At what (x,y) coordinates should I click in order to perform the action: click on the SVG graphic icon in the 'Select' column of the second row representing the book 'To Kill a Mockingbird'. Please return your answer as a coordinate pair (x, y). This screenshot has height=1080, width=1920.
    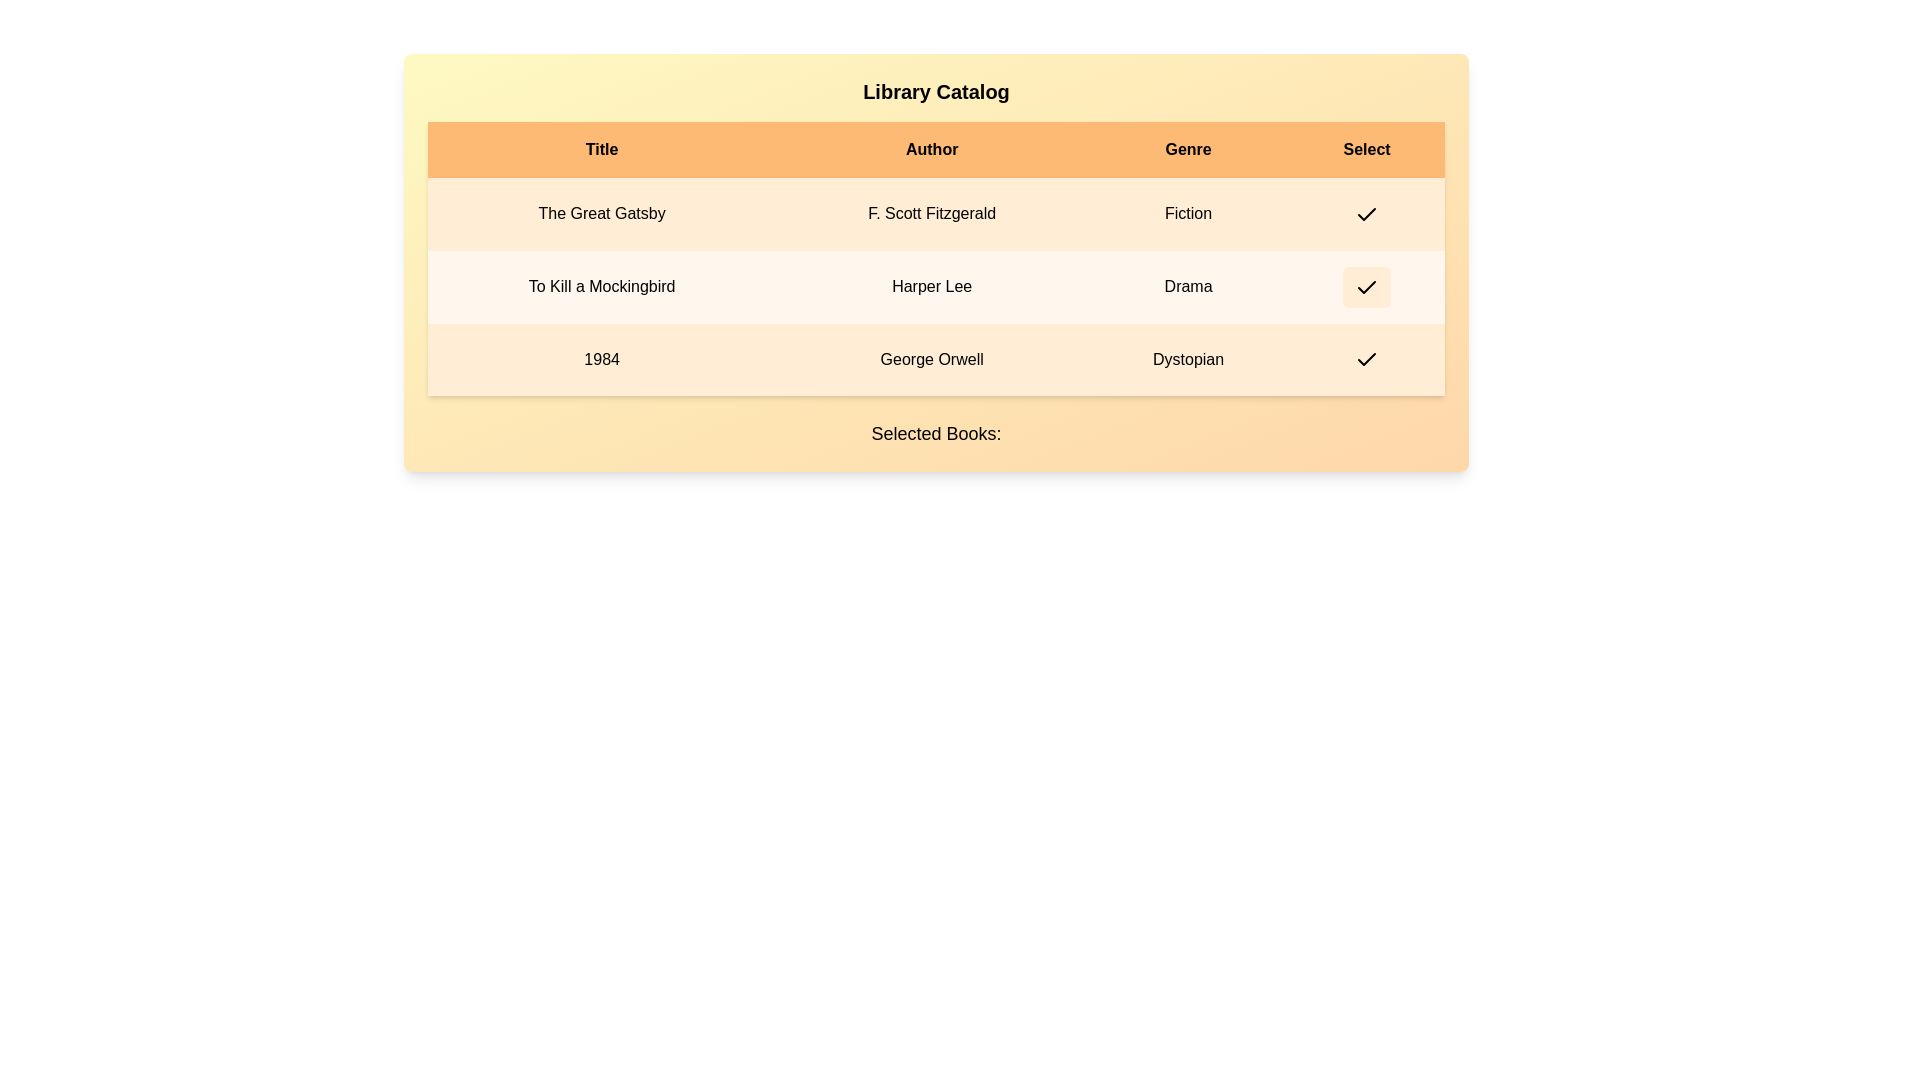
    Looking at the image, I should click on (1366, 287).